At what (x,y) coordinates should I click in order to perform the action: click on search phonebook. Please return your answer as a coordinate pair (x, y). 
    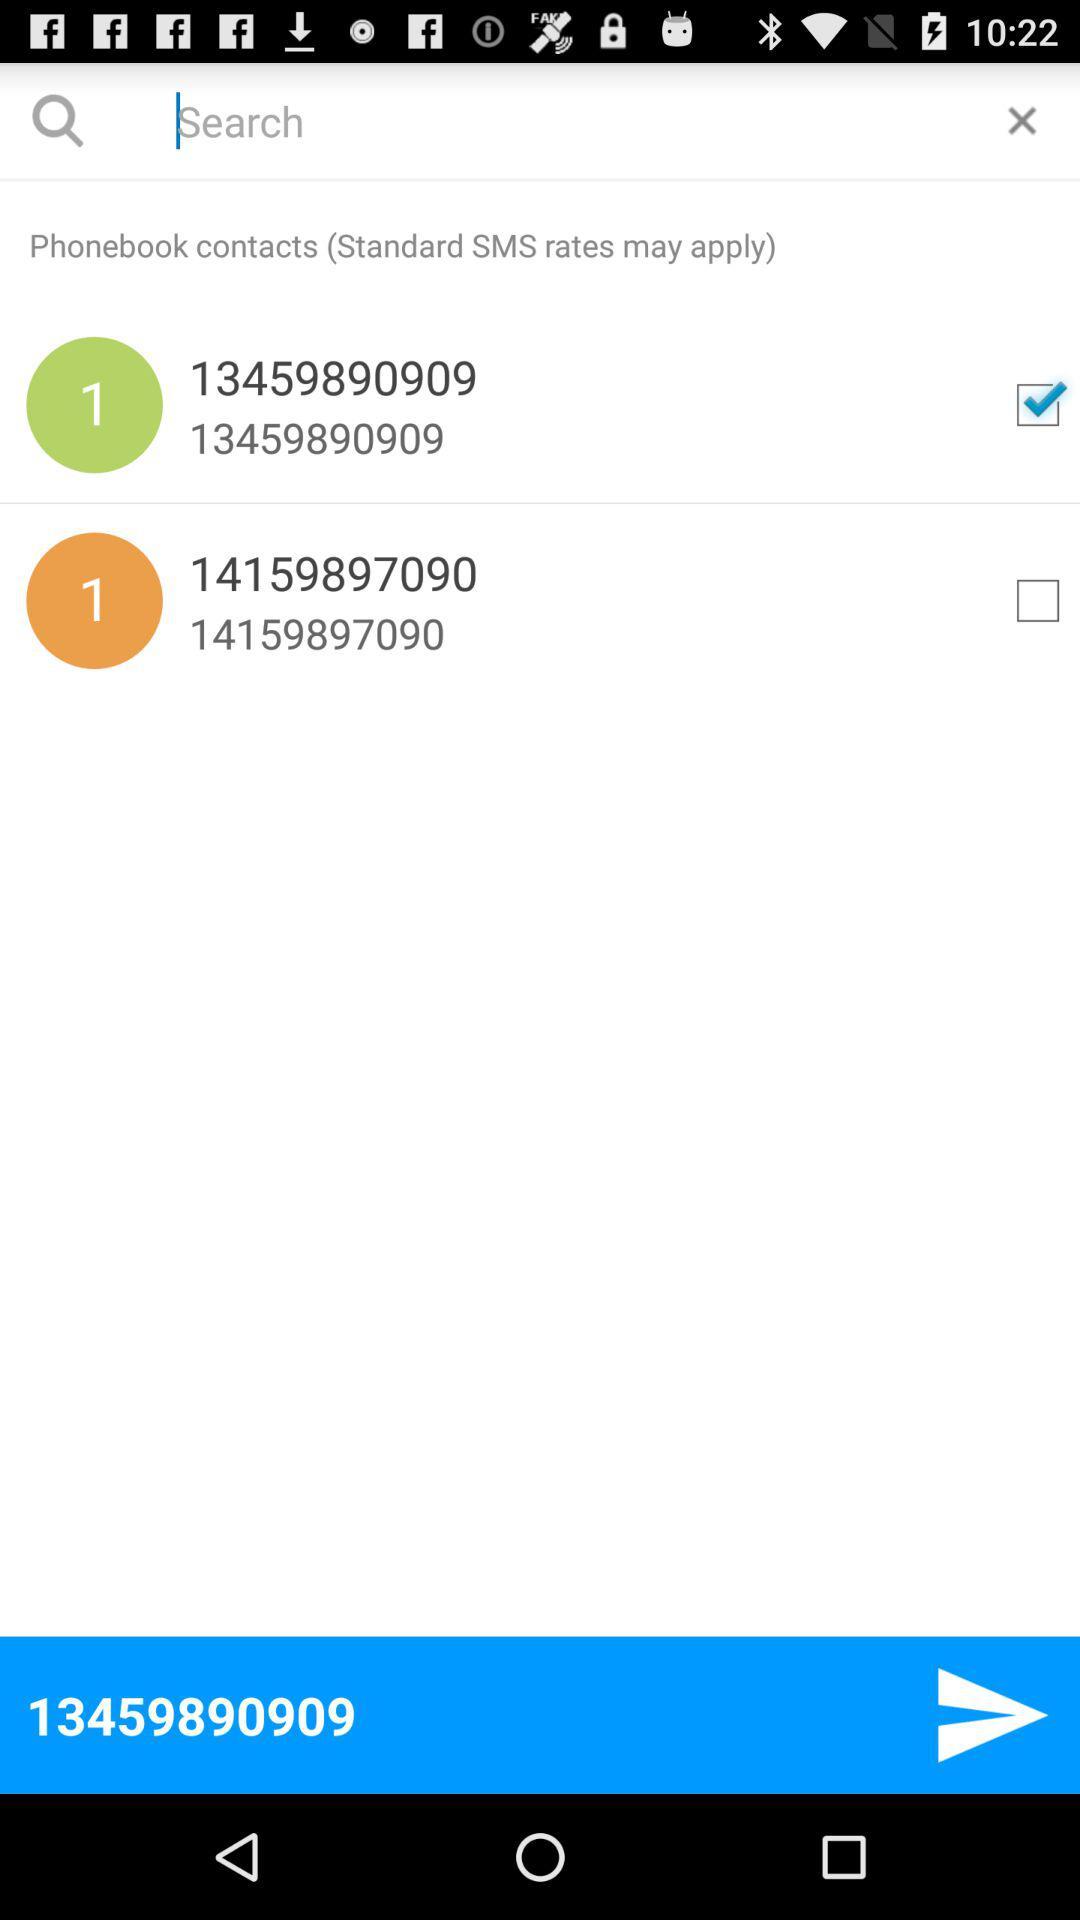
    Looking at the image, I should click on (540, 119).